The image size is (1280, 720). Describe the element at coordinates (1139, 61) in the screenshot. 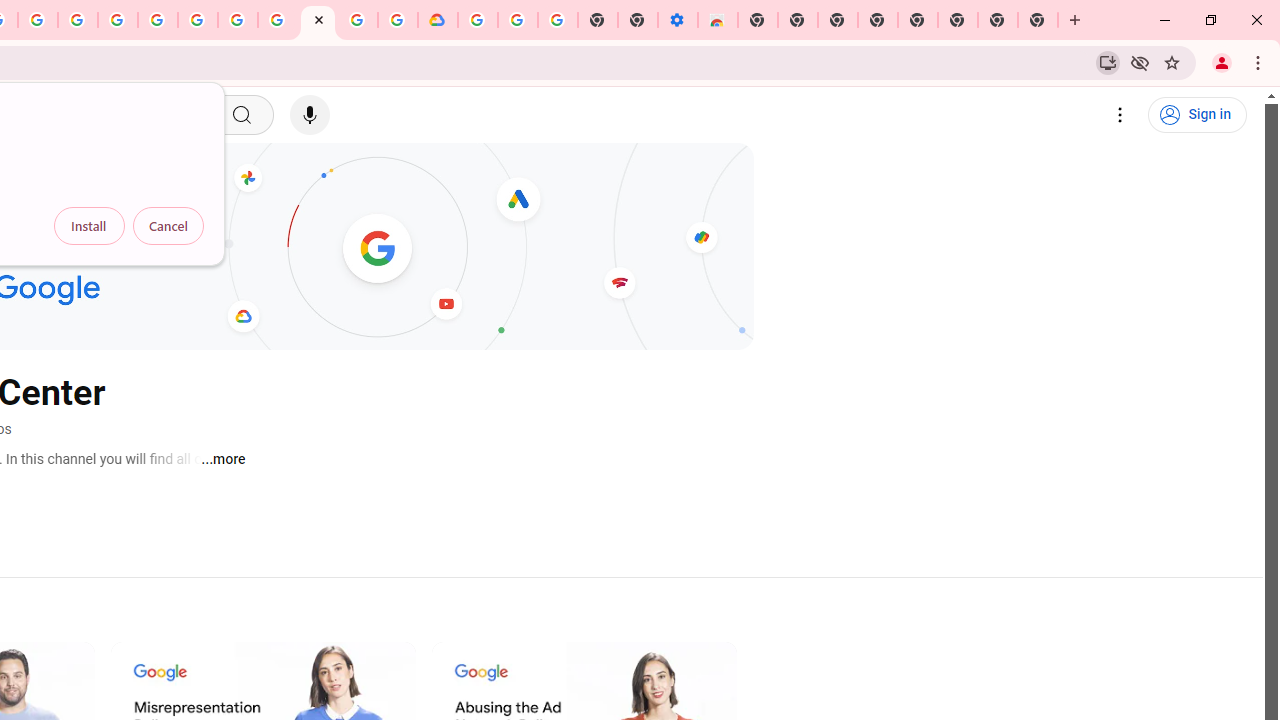

I see `'Third-party cookies blocked'` at that location.